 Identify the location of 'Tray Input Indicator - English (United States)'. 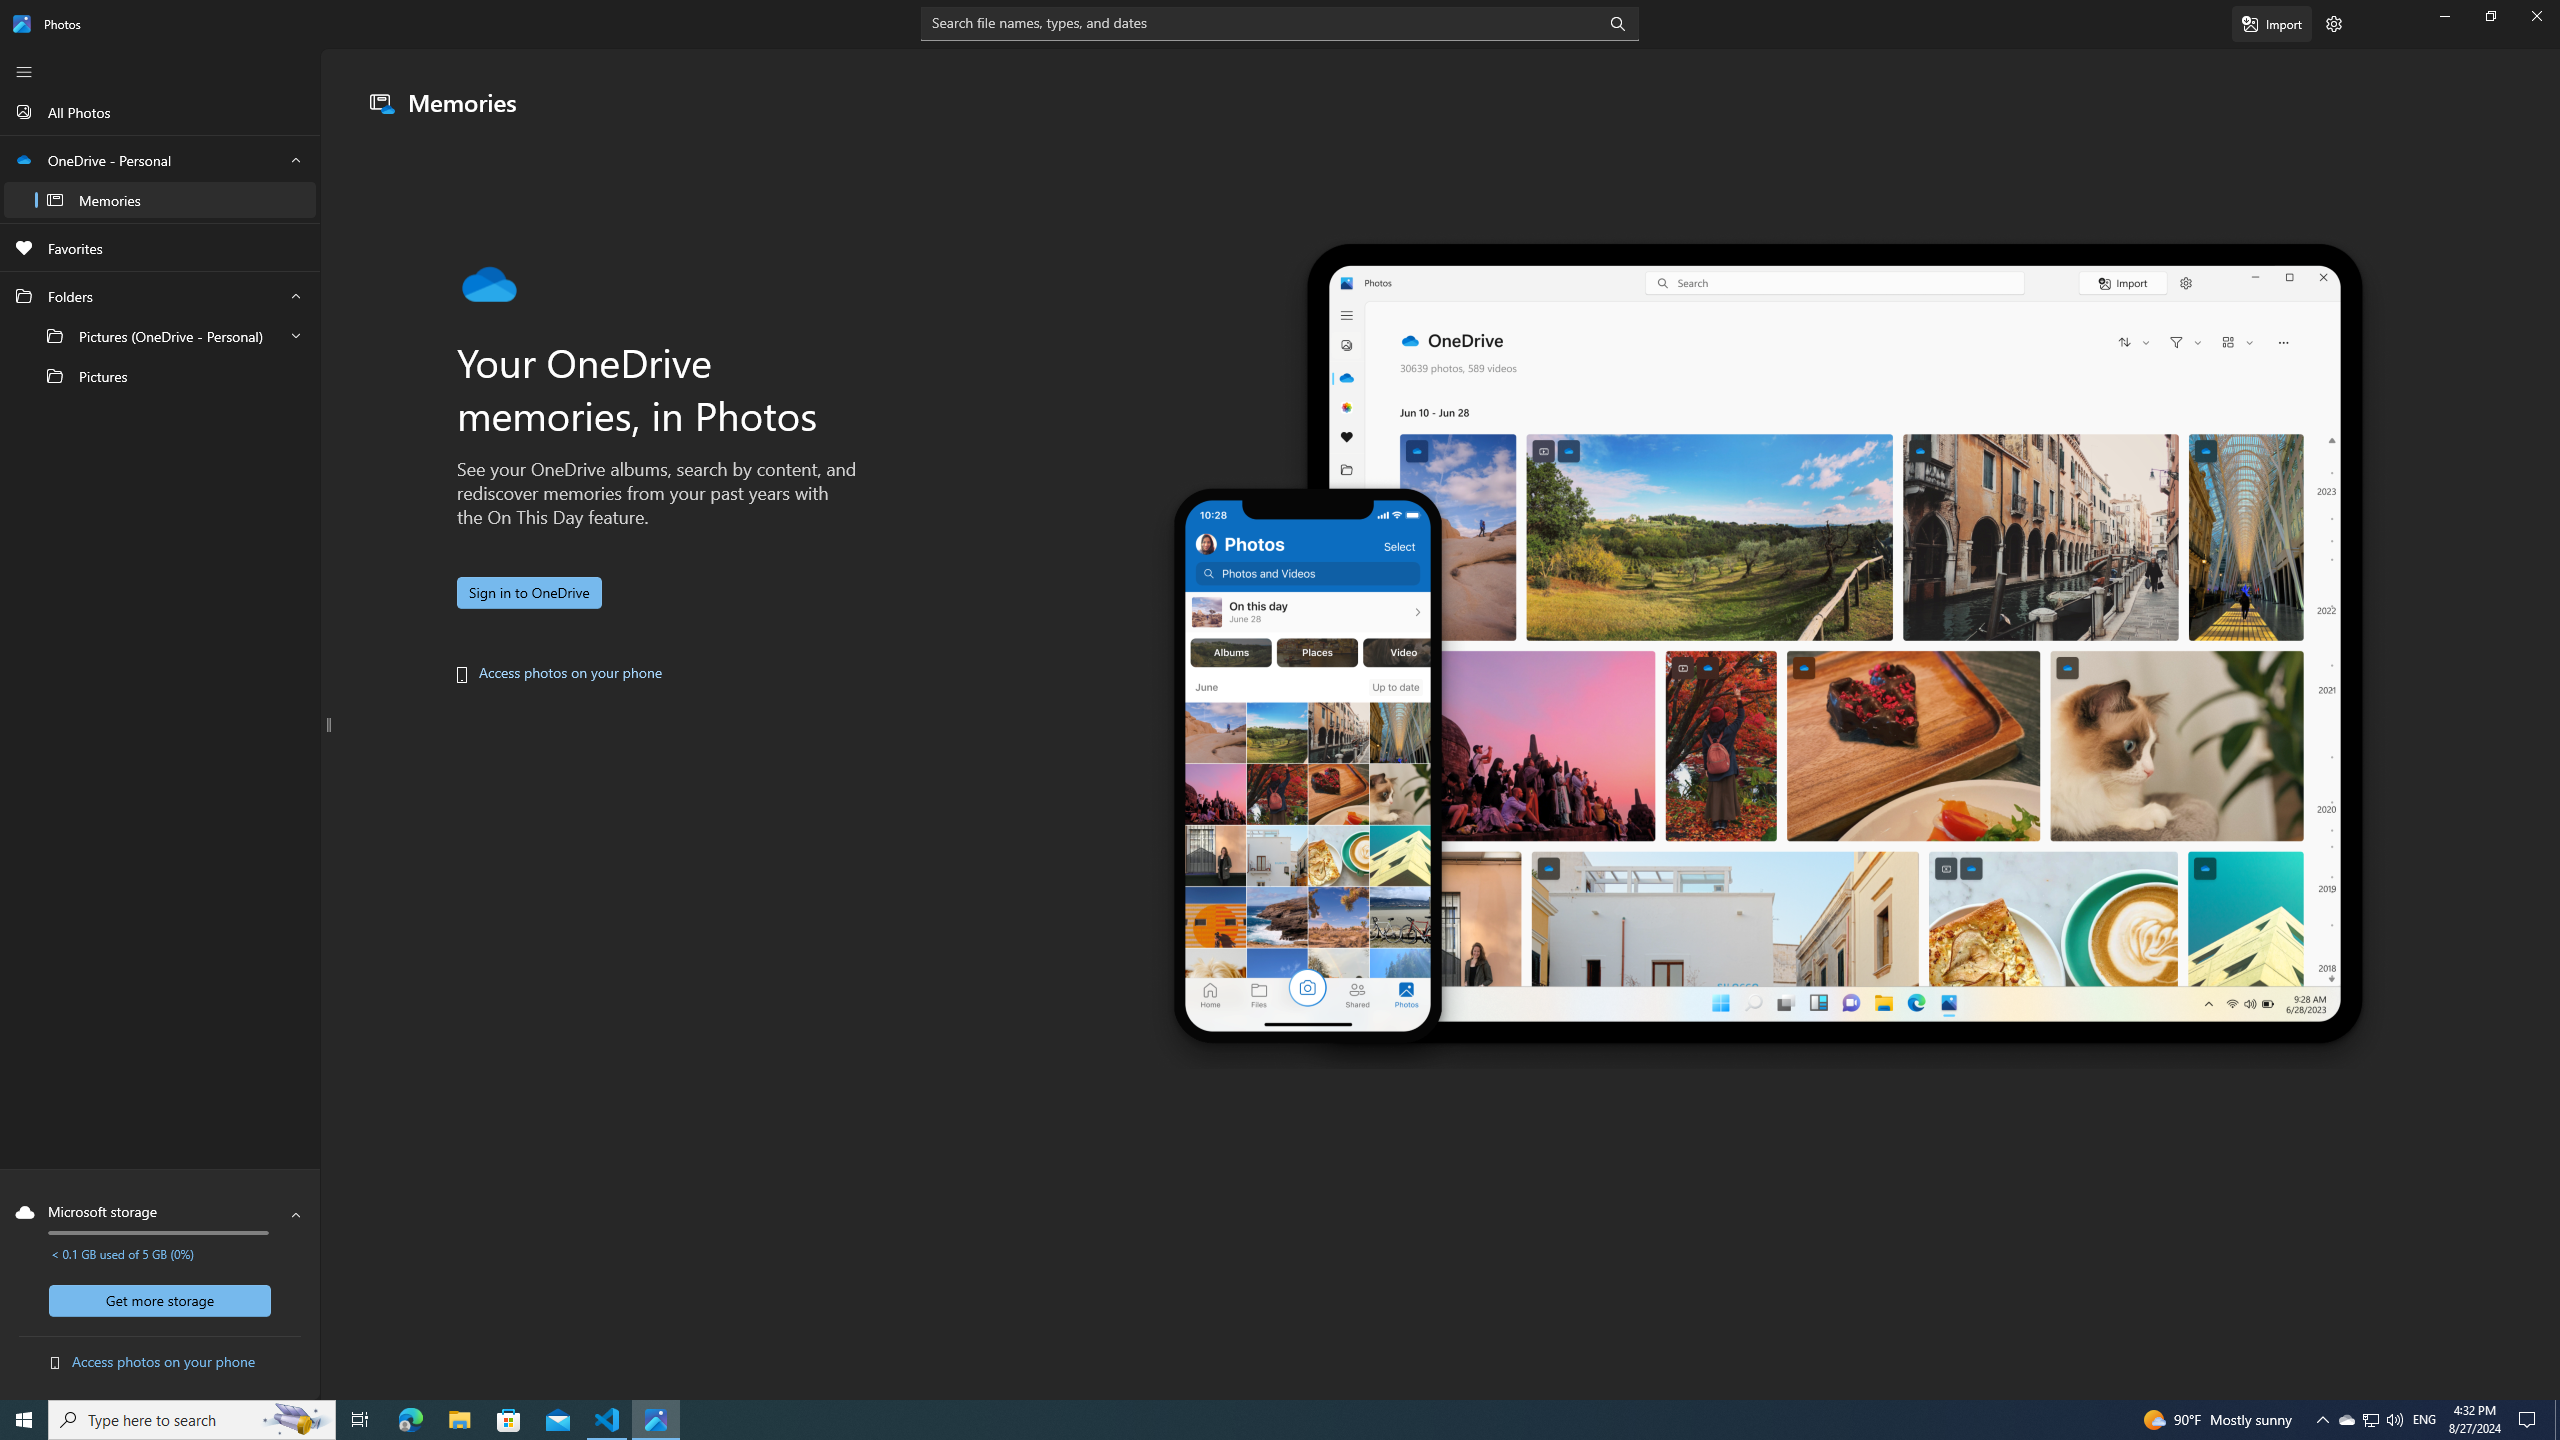
(2424, 1418).